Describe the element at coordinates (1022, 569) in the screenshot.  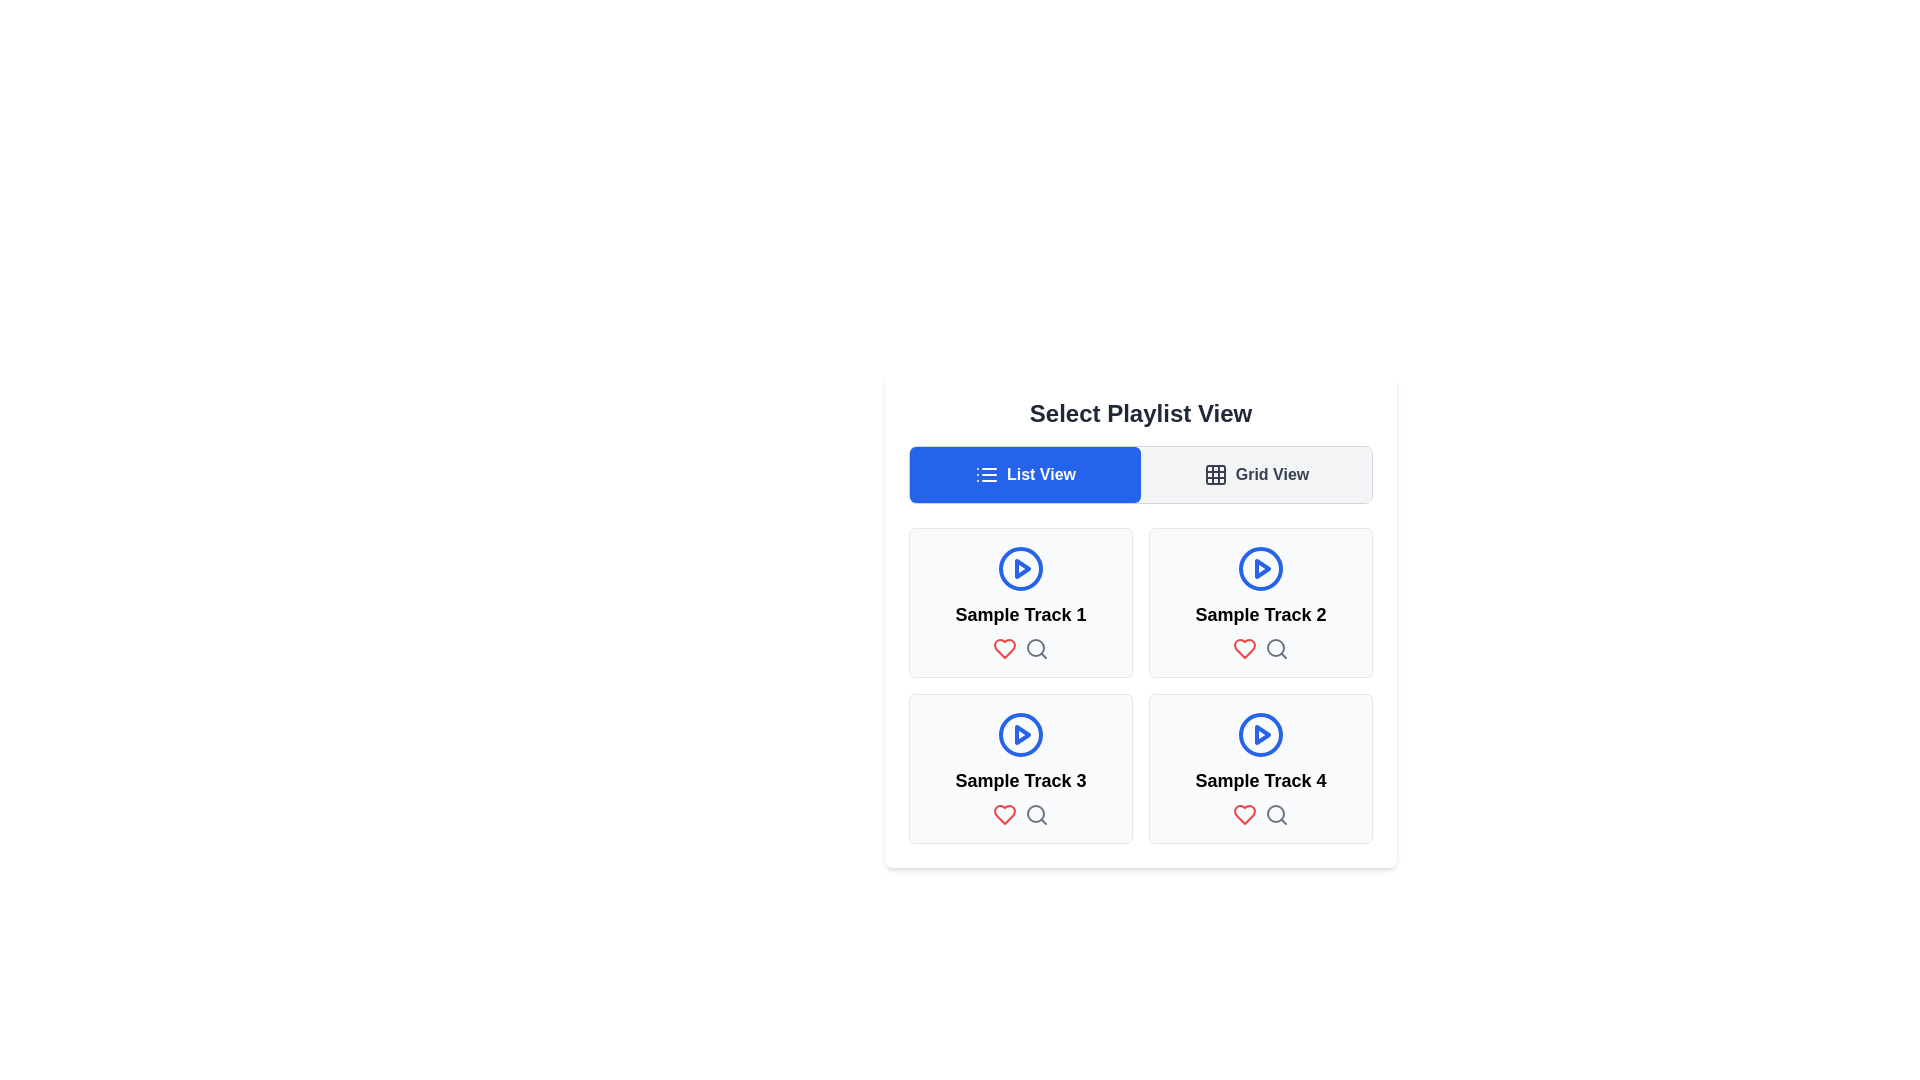
I see `the blue triangle 'play' button icon located inside a circular icon with a blue border` at that location.